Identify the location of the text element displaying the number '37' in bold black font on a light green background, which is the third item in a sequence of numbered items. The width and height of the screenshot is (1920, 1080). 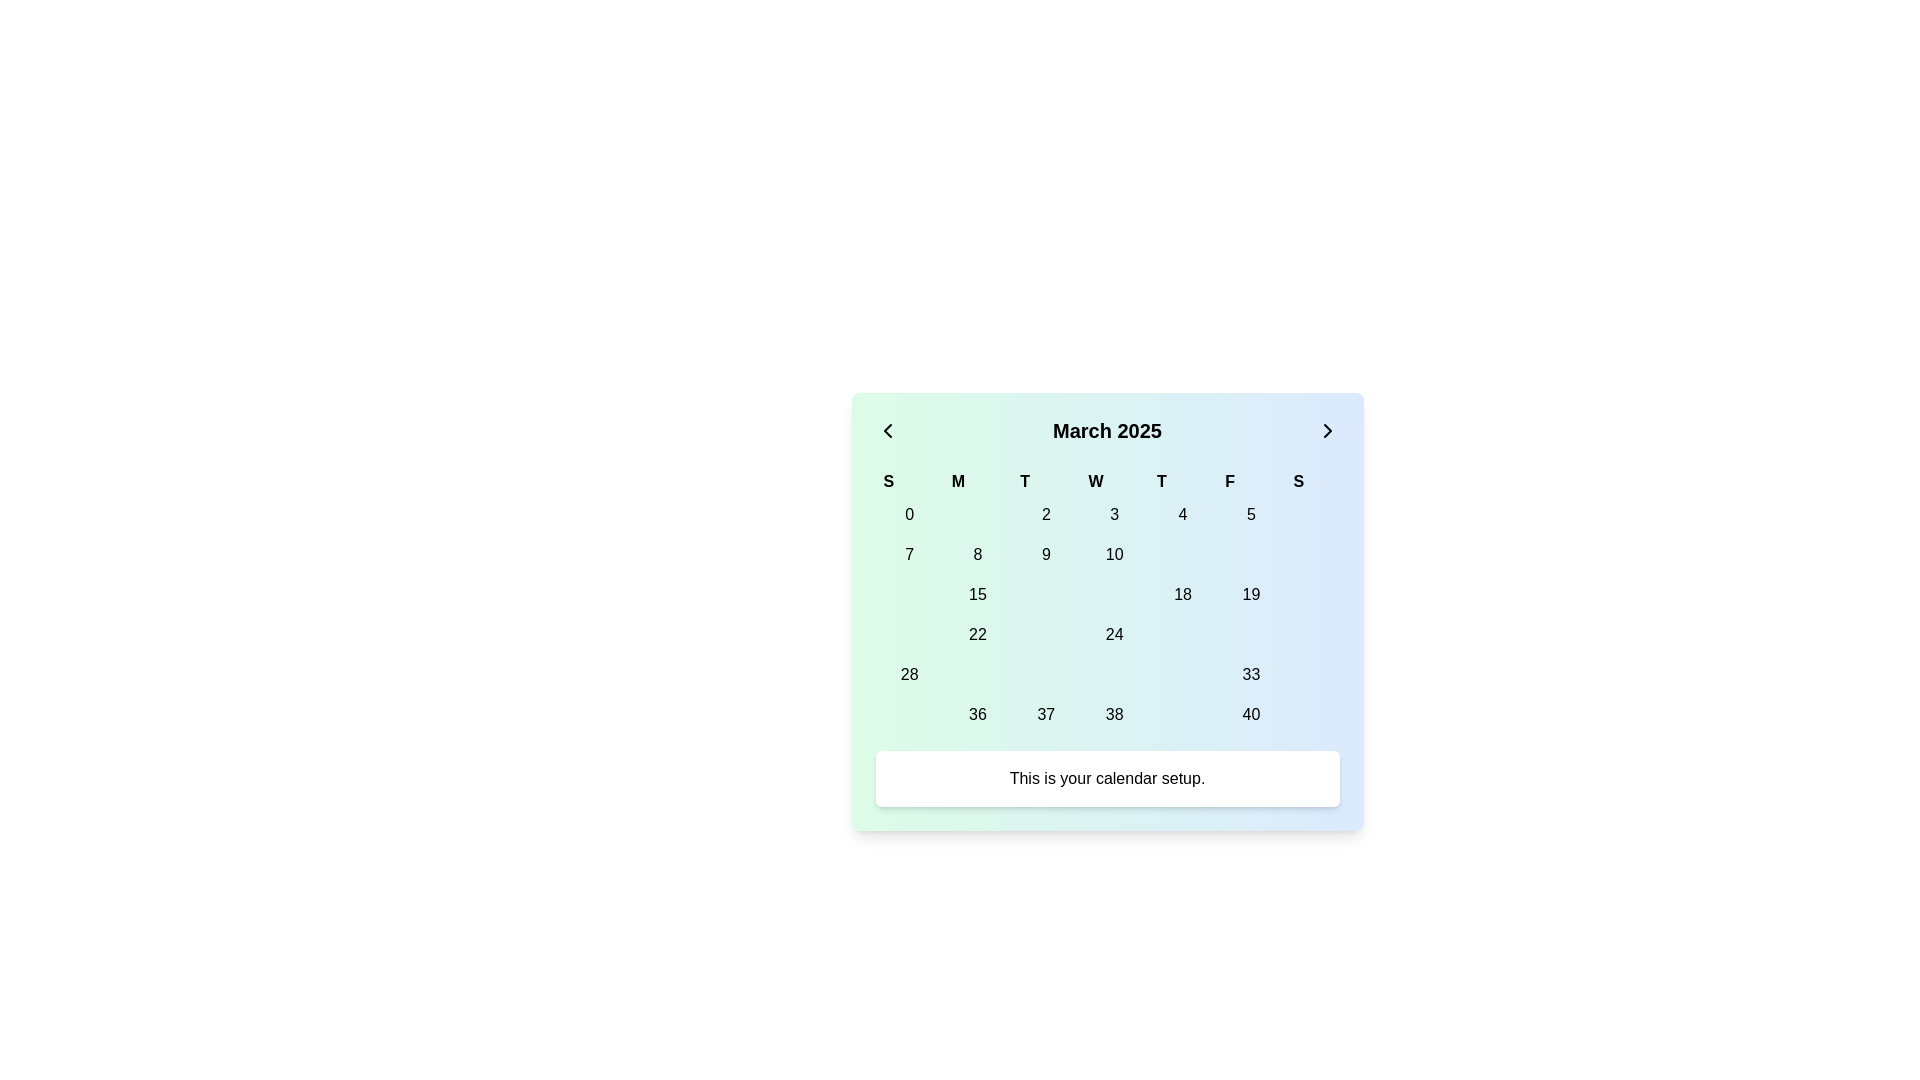
(1045, 713).